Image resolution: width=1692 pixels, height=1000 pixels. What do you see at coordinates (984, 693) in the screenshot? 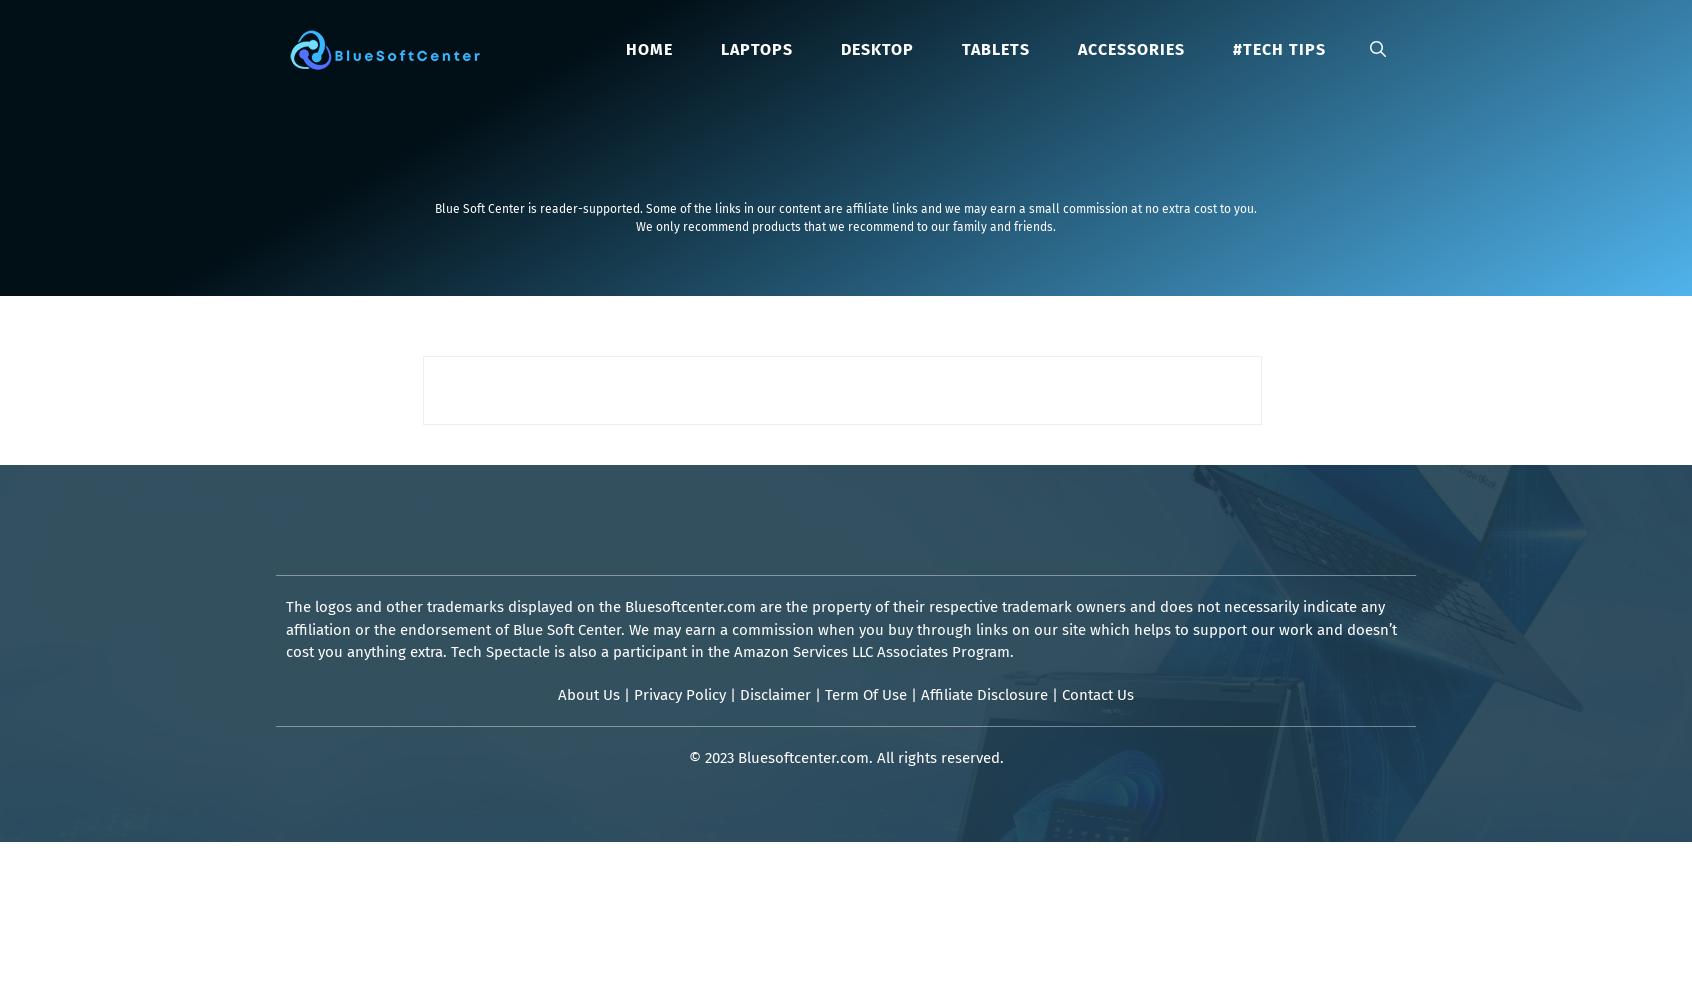
I see `'Affiliate Disclosure'` at bounding box center [984, 693].